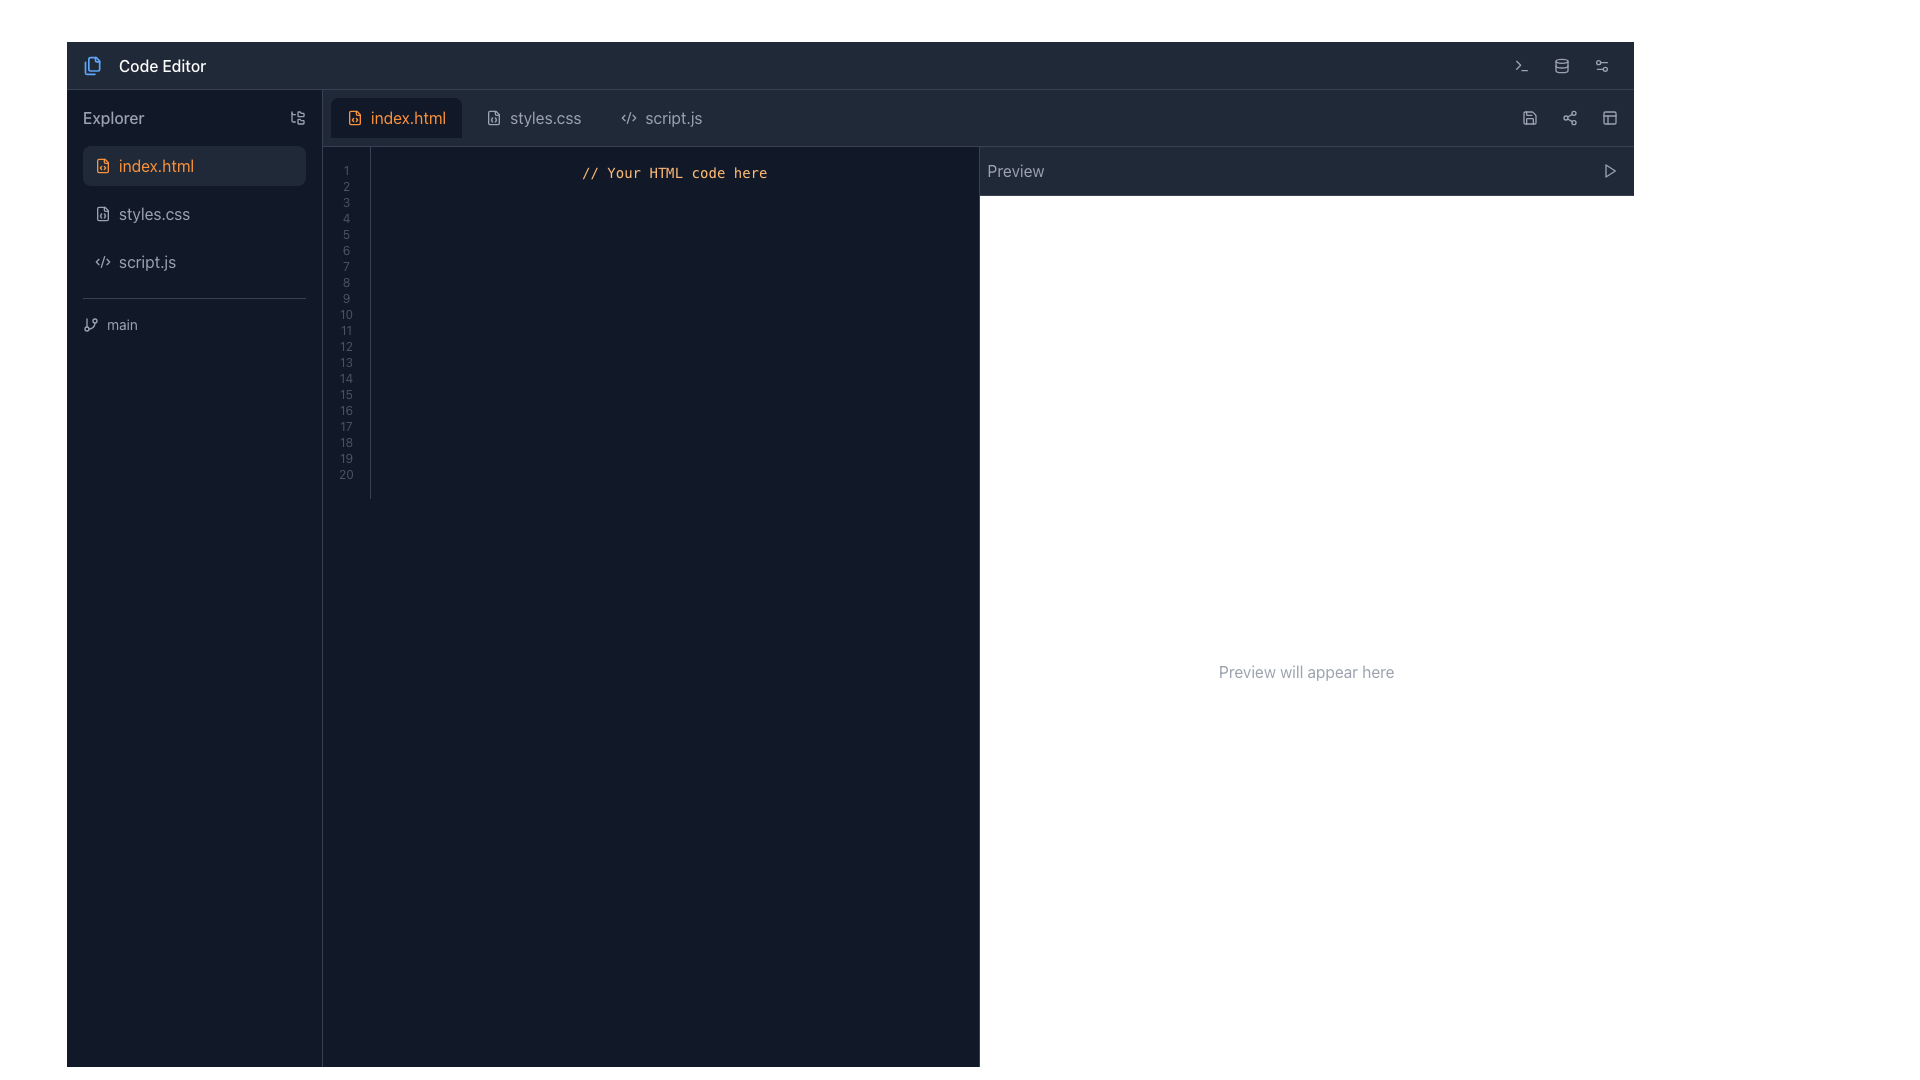  What do you see at coordinates (1529, 118) in the screenshot?
I see `the first button in the horizontal group at the top-right section of the interface` at bounding box center [1529, 118].